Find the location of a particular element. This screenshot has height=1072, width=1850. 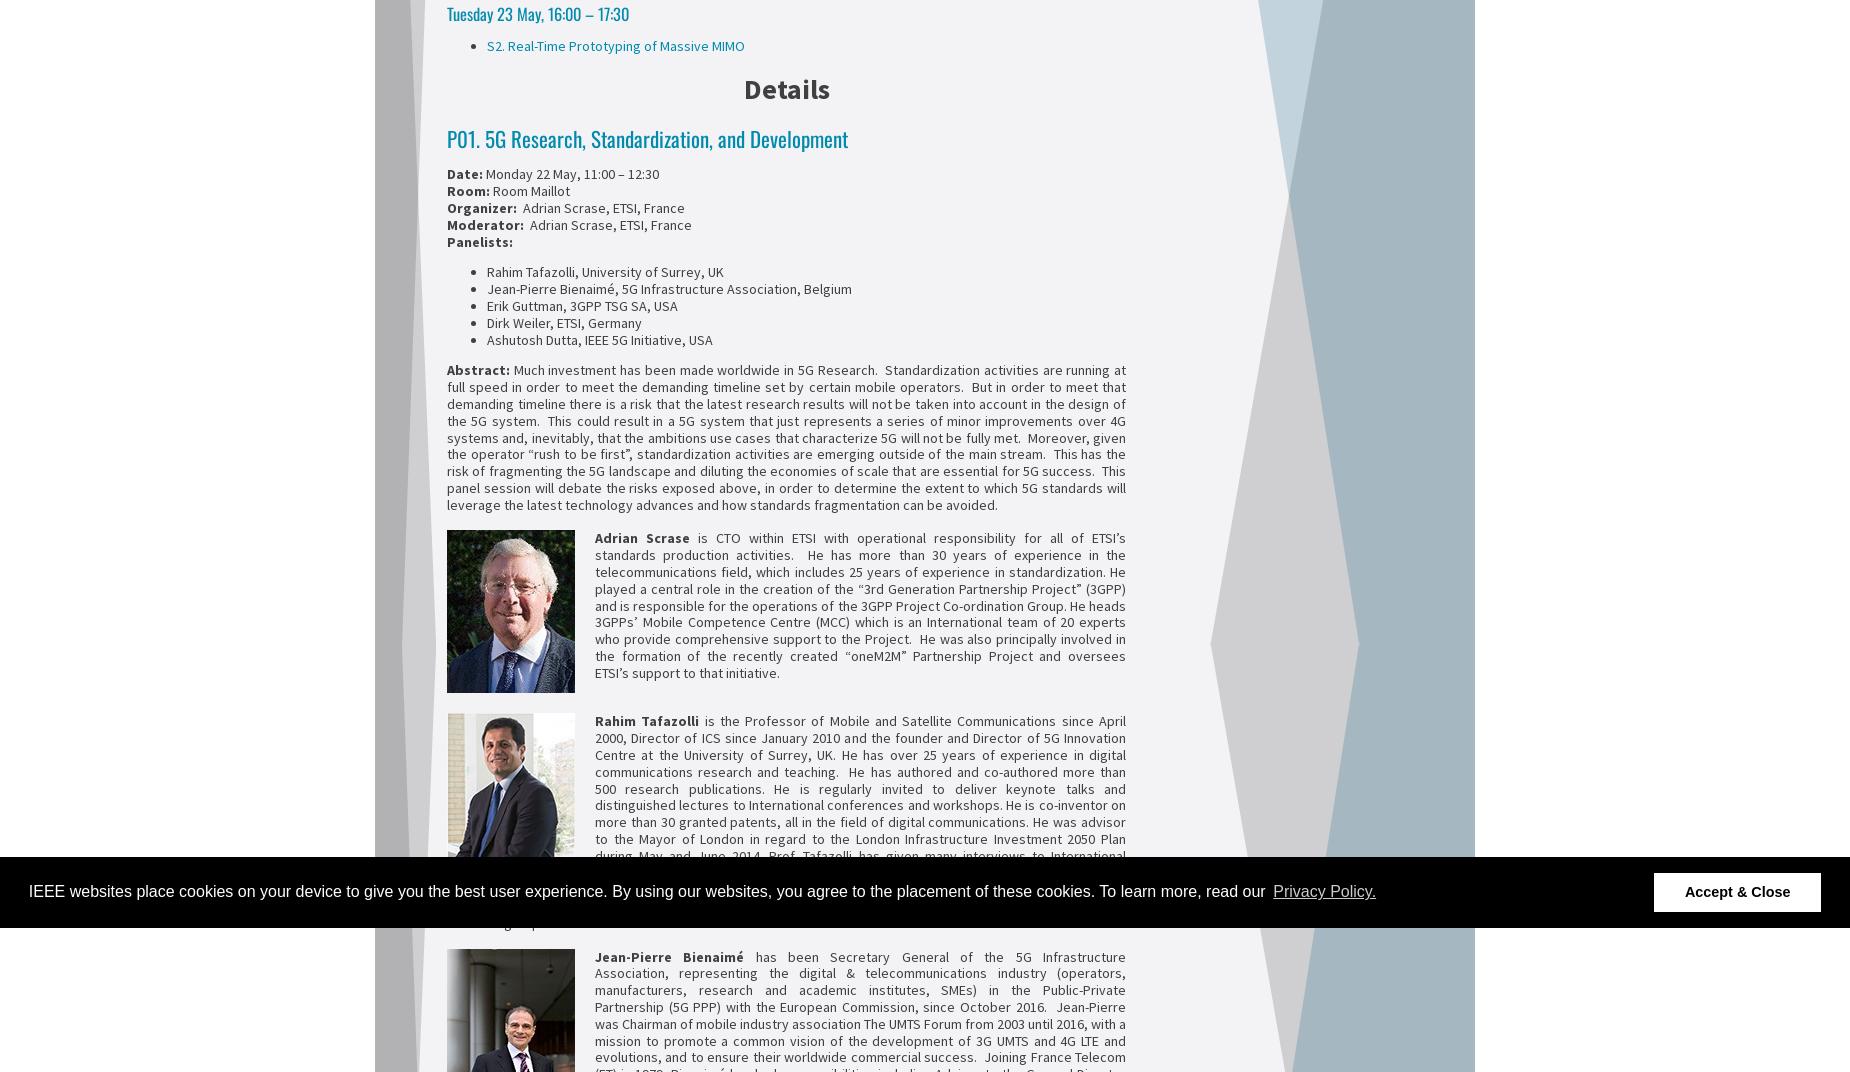

'Jean-Pierre Bienaimé' is located at coordinates (594, 955).